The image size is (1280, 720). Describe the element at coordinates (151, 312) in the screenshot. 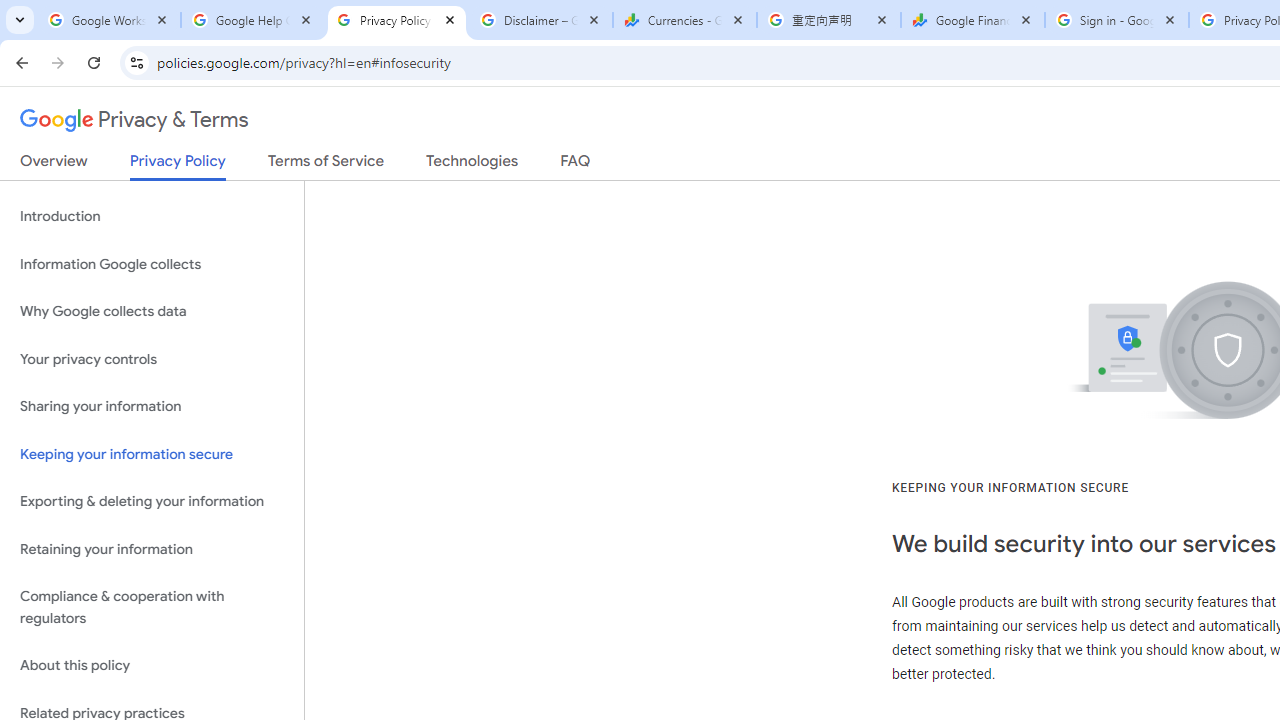

I see `'Why Google collects data'` at that location.